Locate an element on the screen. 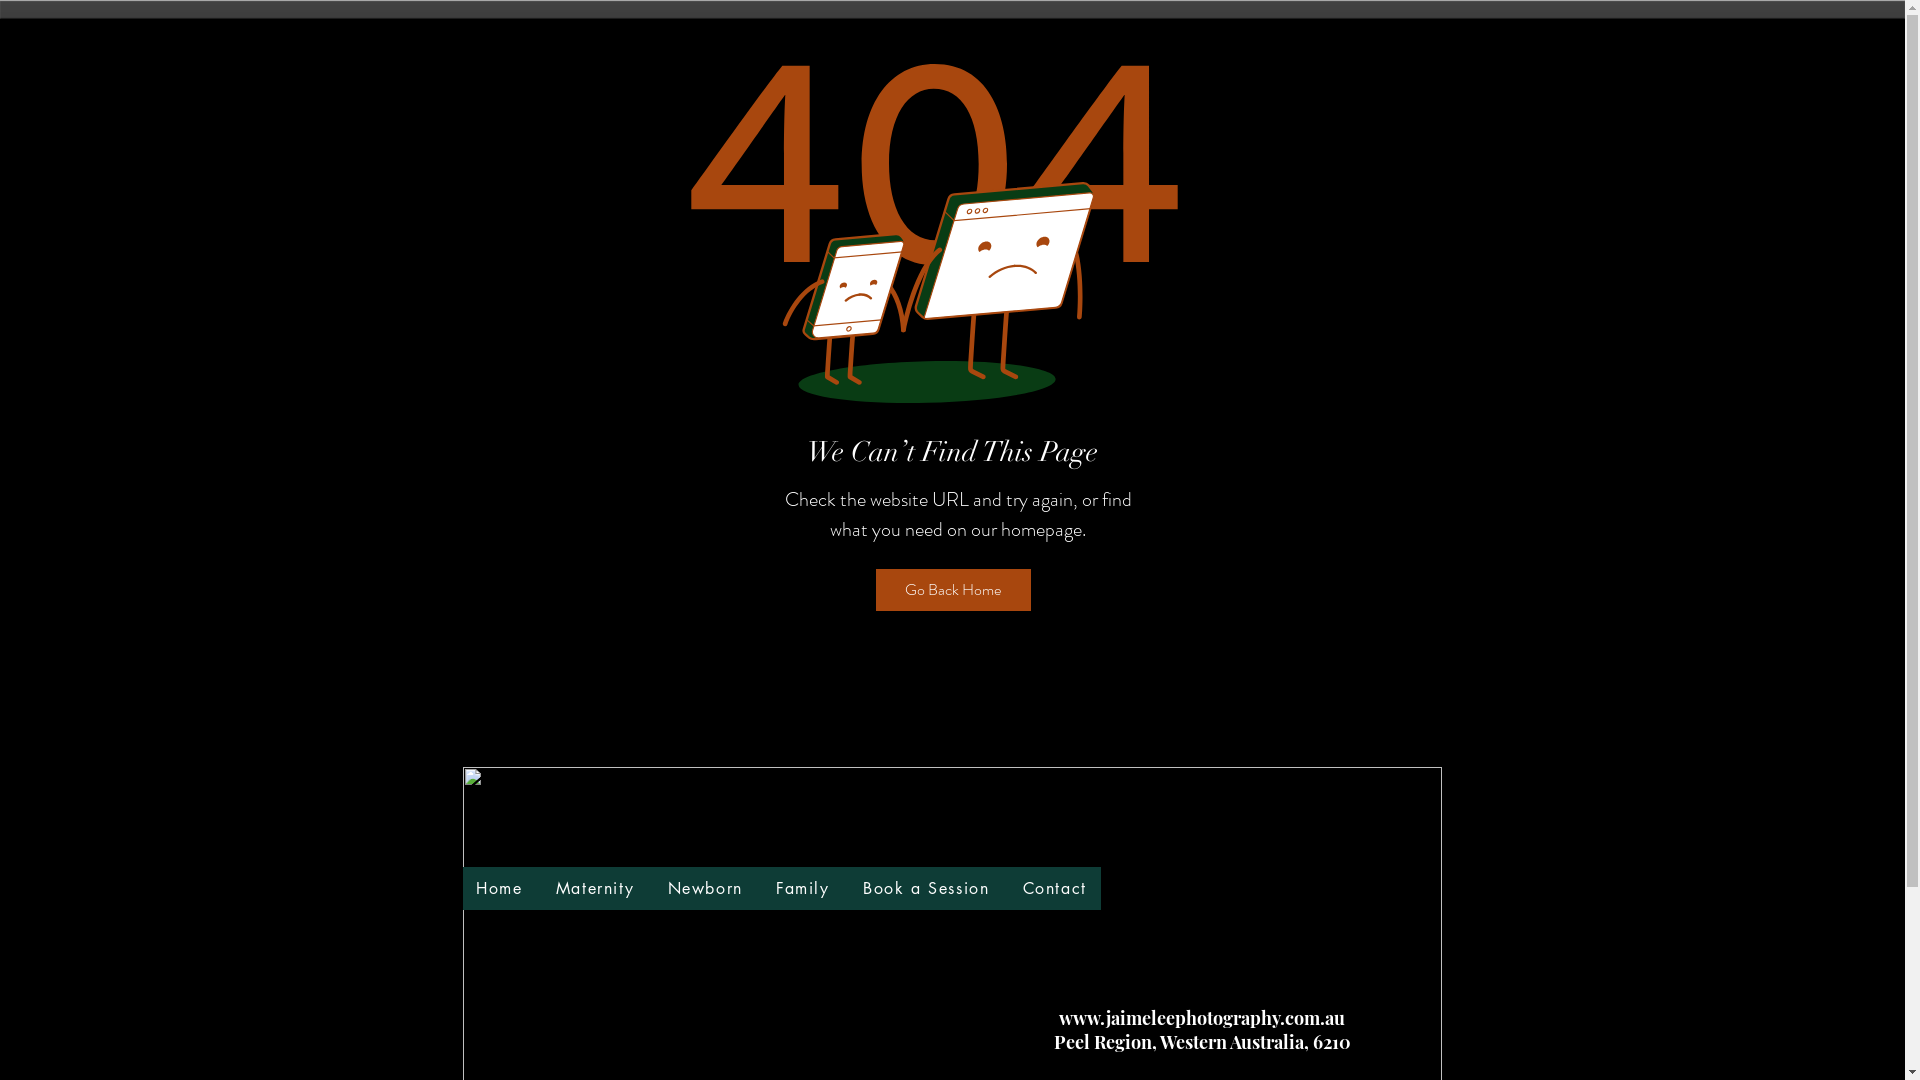  'Maternity' is located at coordinates (594, 887).